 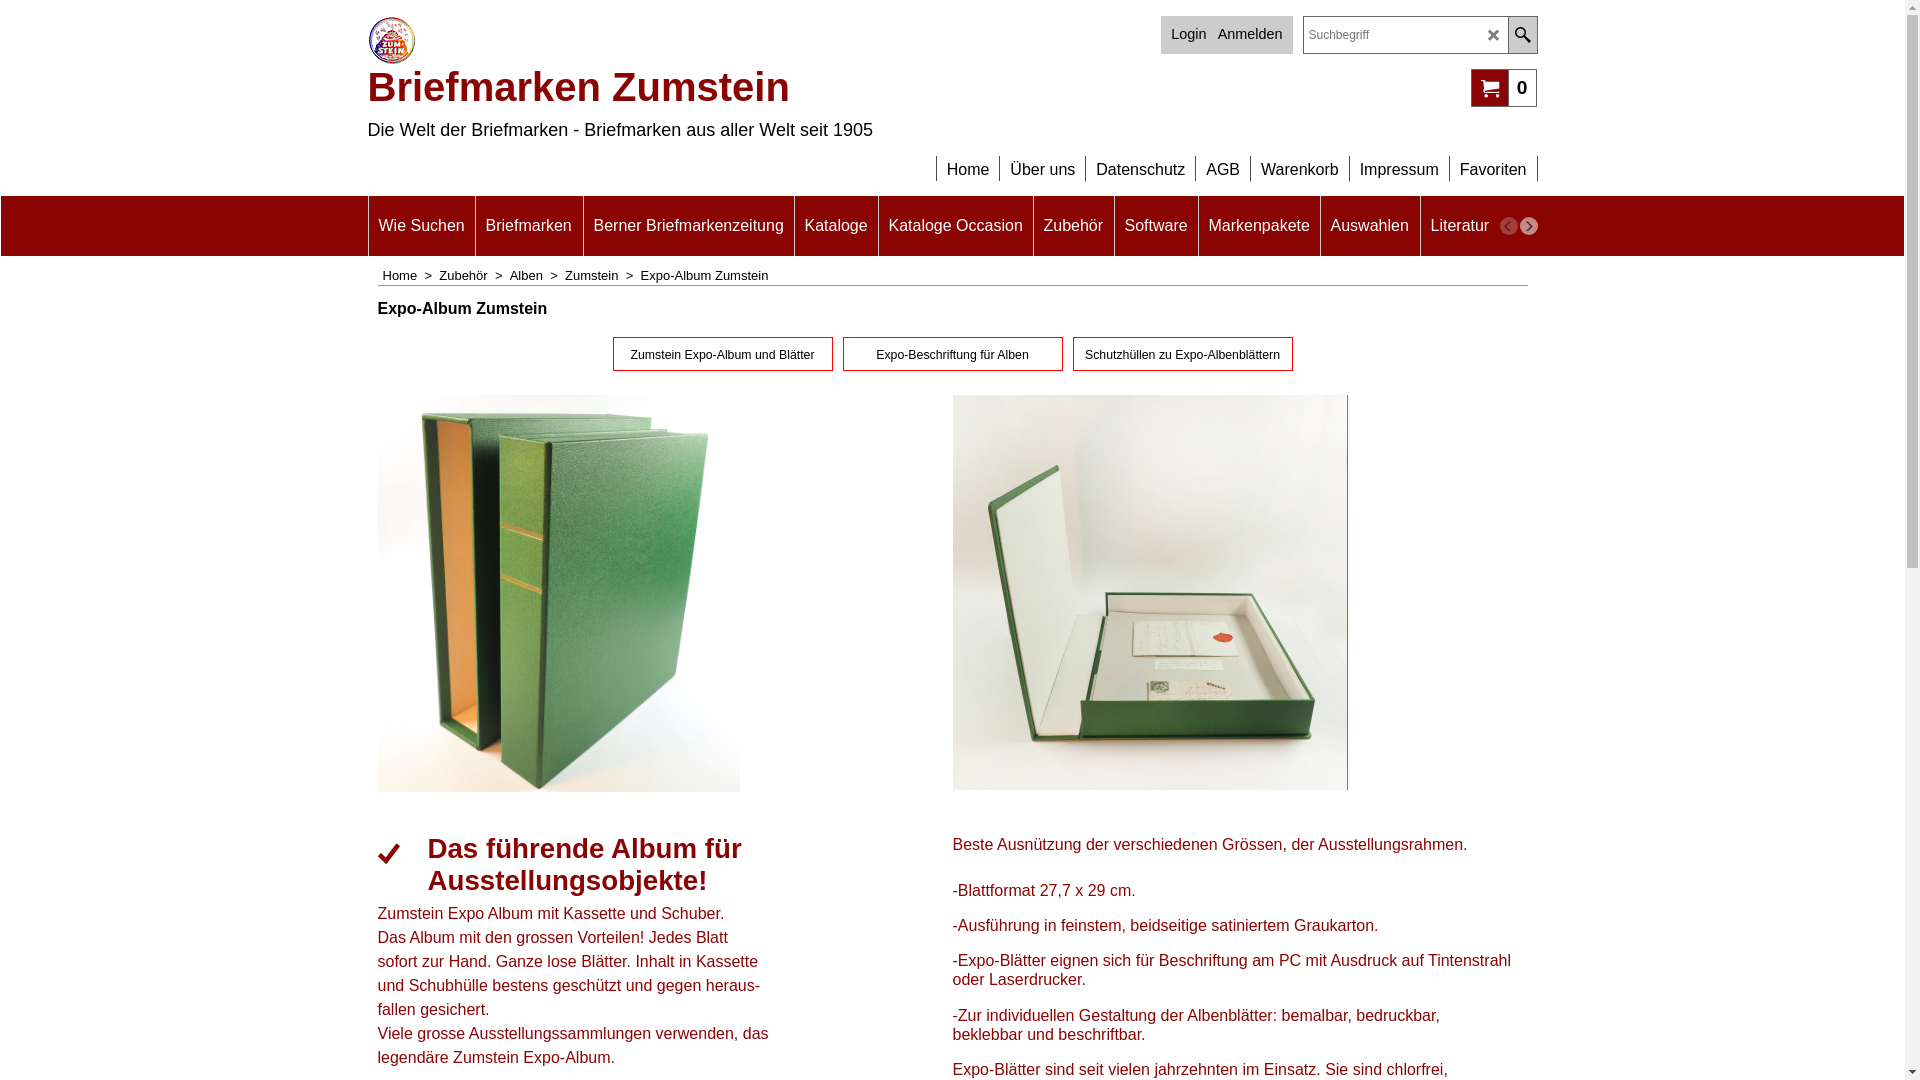 What do you see at coordinates (1398, 159) in the screenshot?
I see `'Impressum'` at bounding box center [1398, 159].